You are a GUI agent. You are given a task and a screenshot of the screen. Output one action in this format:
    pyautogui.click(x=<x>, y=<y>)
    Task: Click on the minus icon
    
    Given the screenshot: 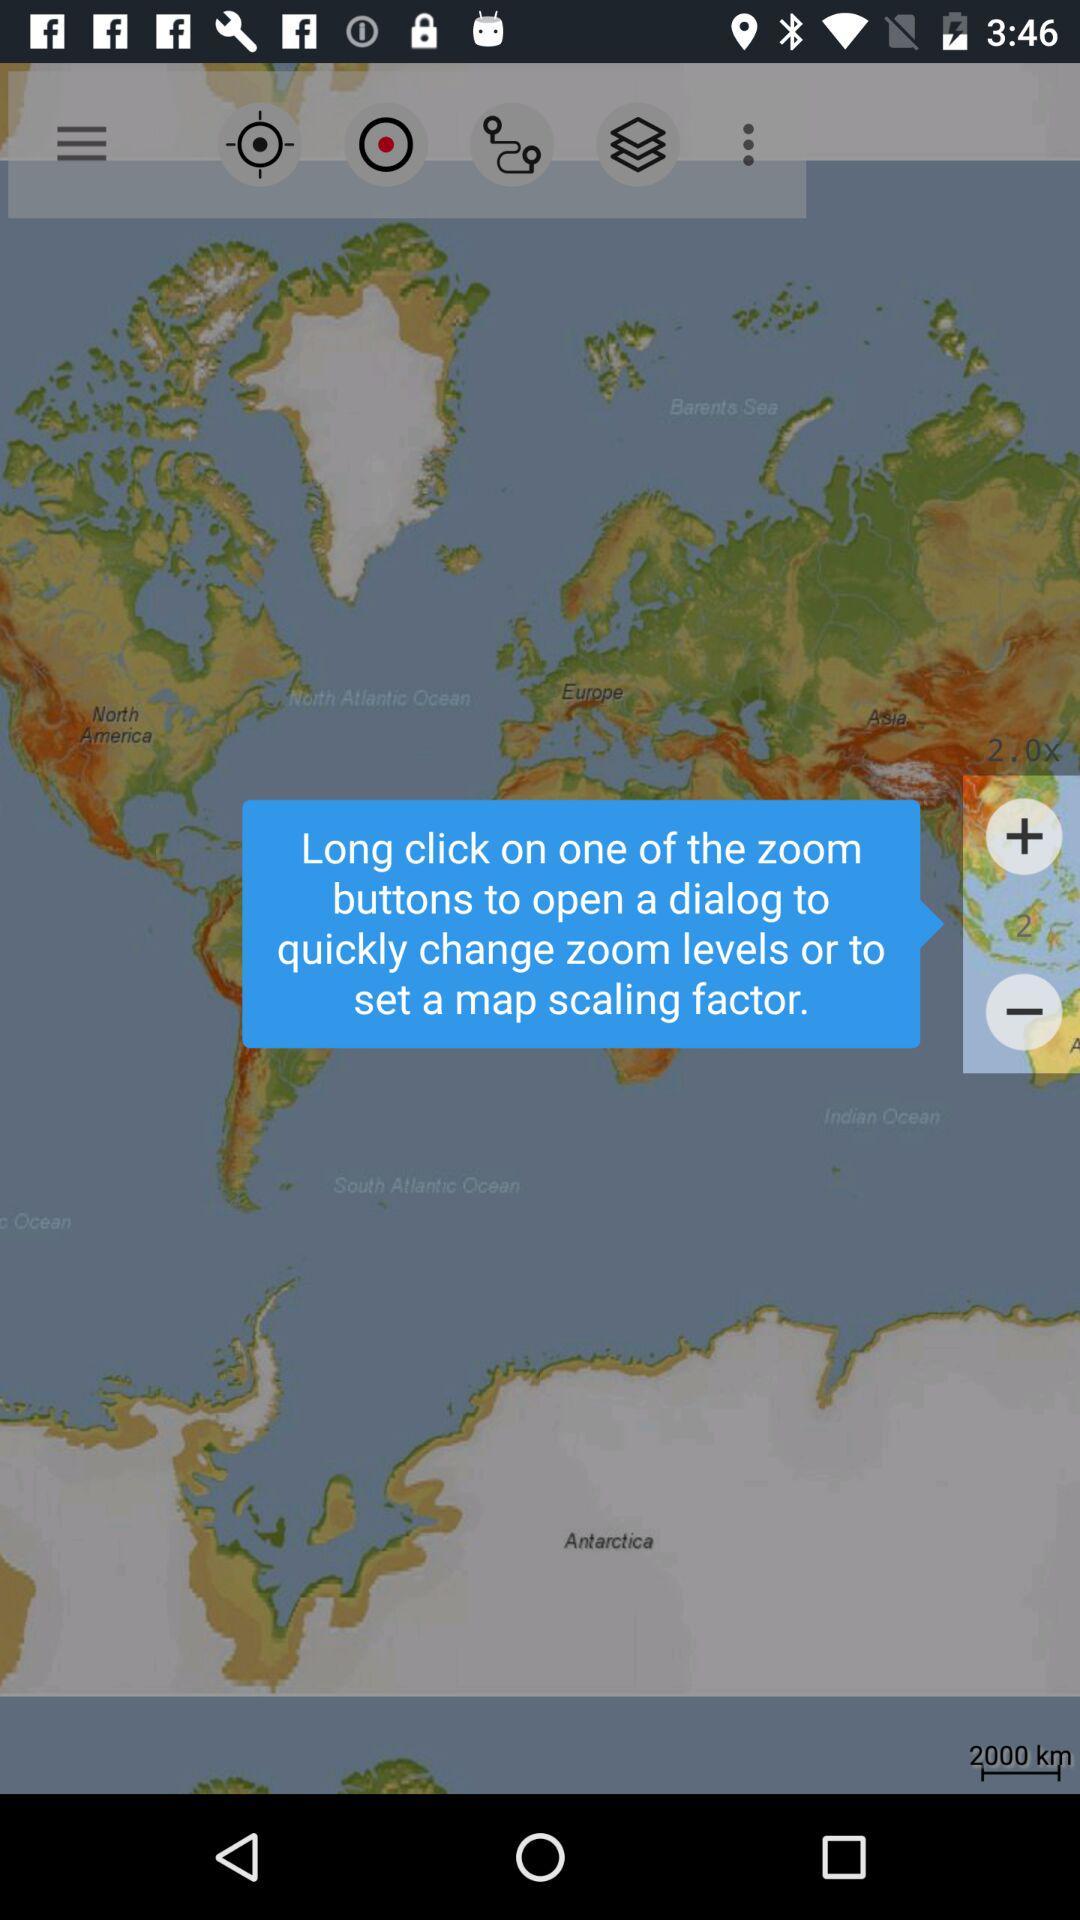 What is the action you would take?
    pyautogui.click(x=1023, y=1012)
    